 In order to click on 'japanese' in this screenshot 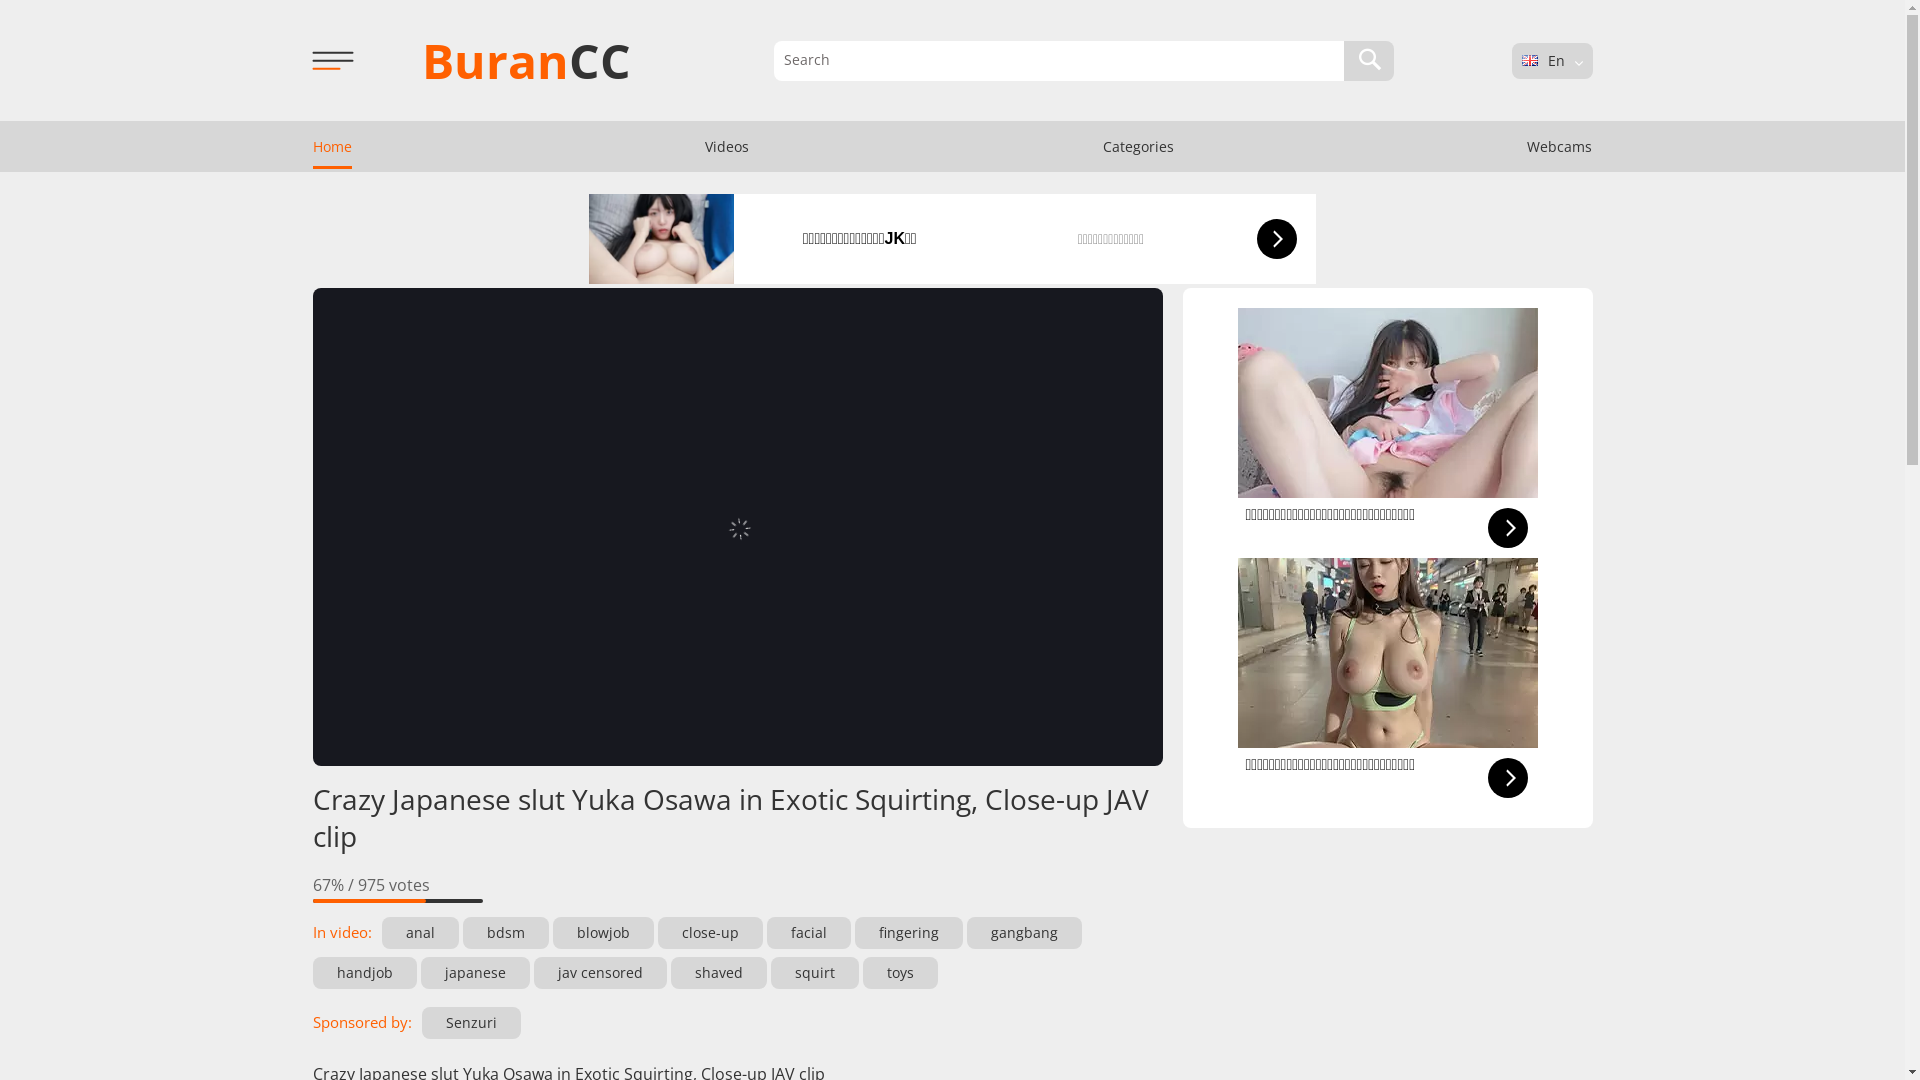, I will do `click(473, 971)`.